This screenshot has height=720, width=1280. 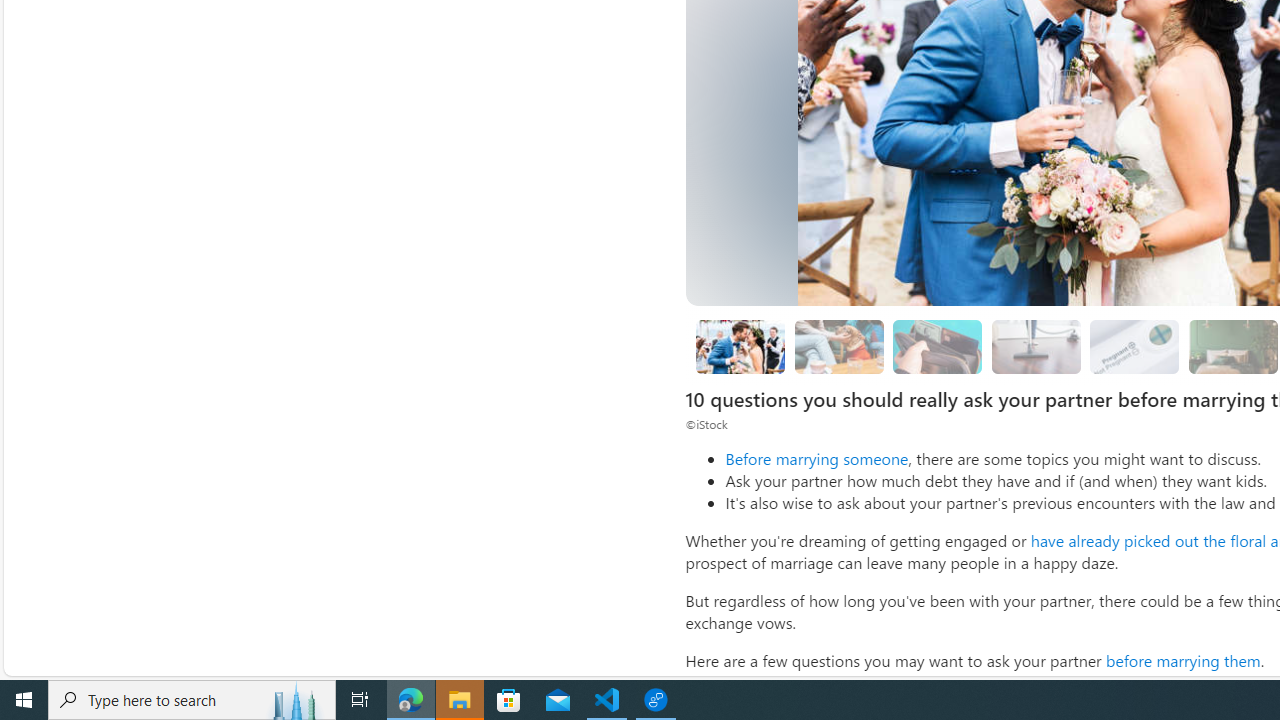 What do you see at coordinates (1183, 660) in the screenshot?
I see `'before marrying them'` at bounding box center [1183, 660].